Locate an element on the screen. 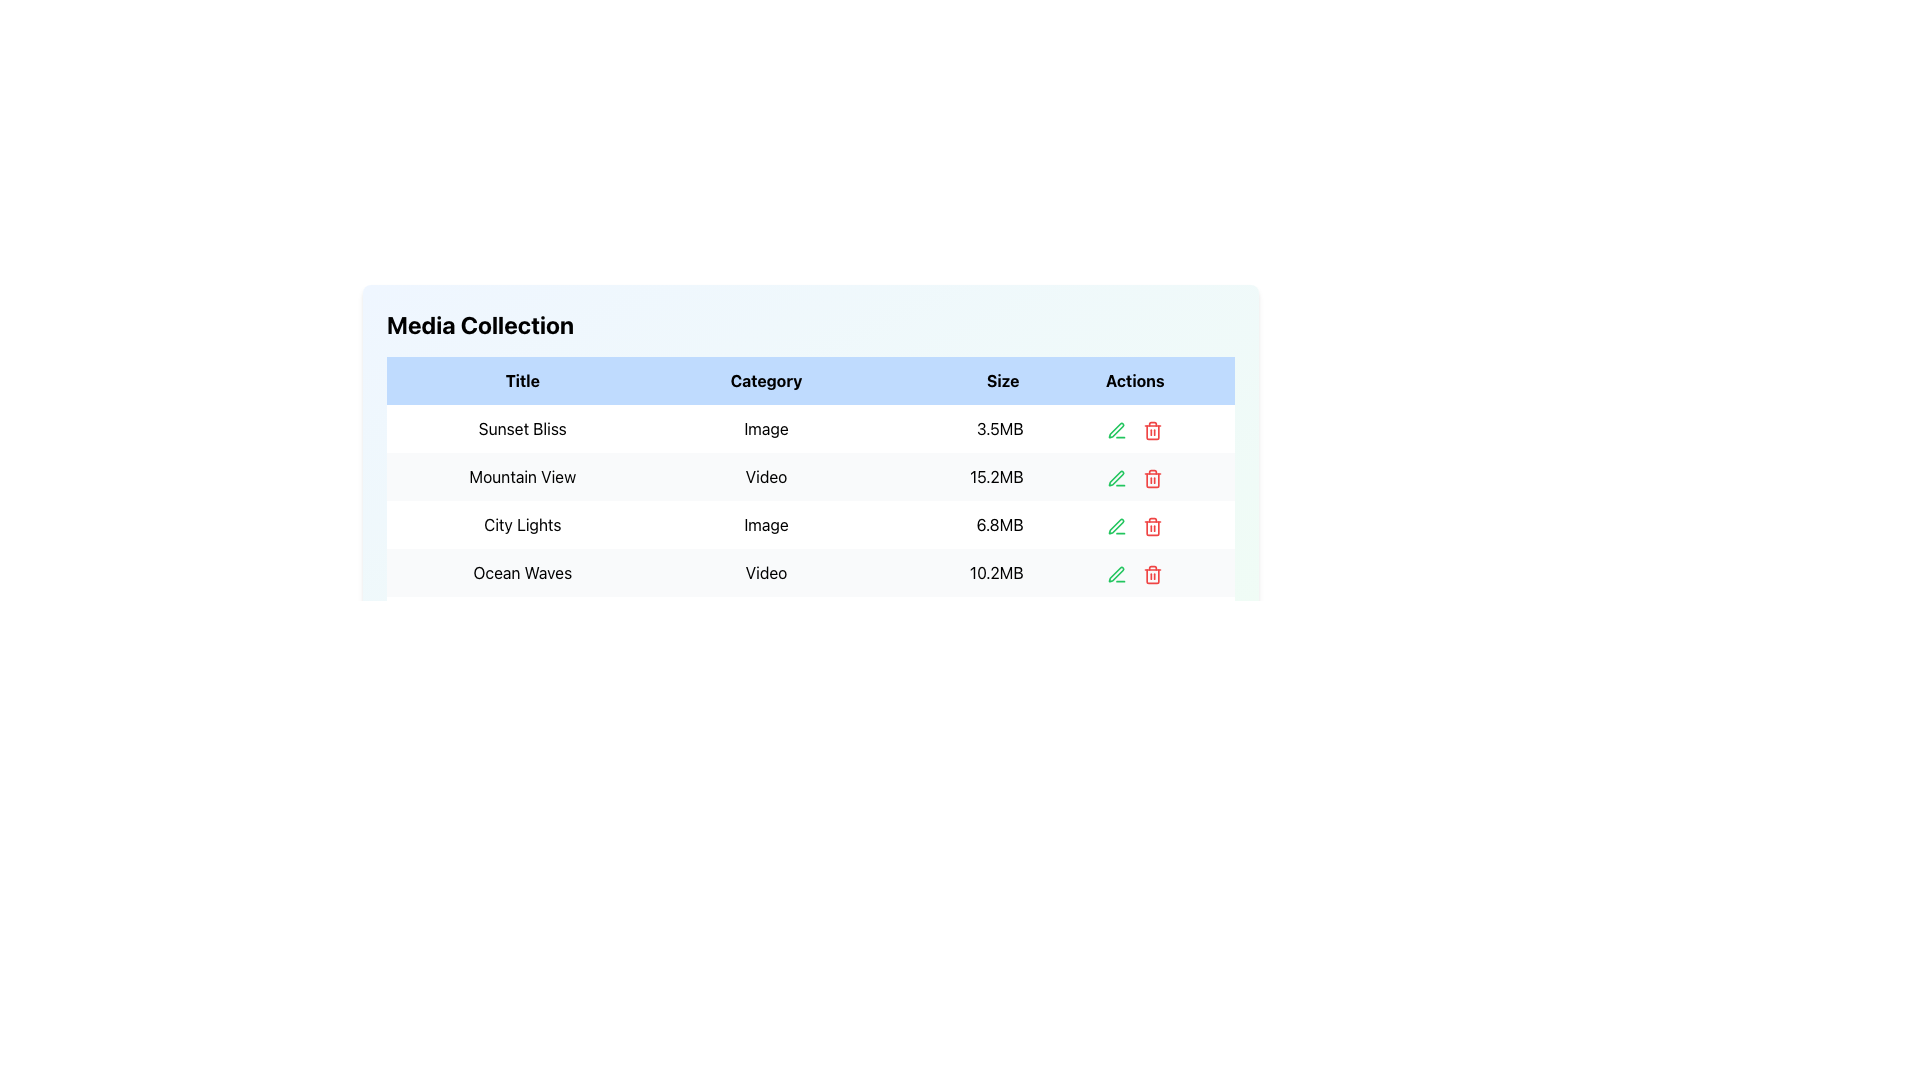 The image size is (1920, 1080). the 'Video' category label located in the second row under the 'Category' column of the 'Media Collection' table is located at coordinates (765, 477).